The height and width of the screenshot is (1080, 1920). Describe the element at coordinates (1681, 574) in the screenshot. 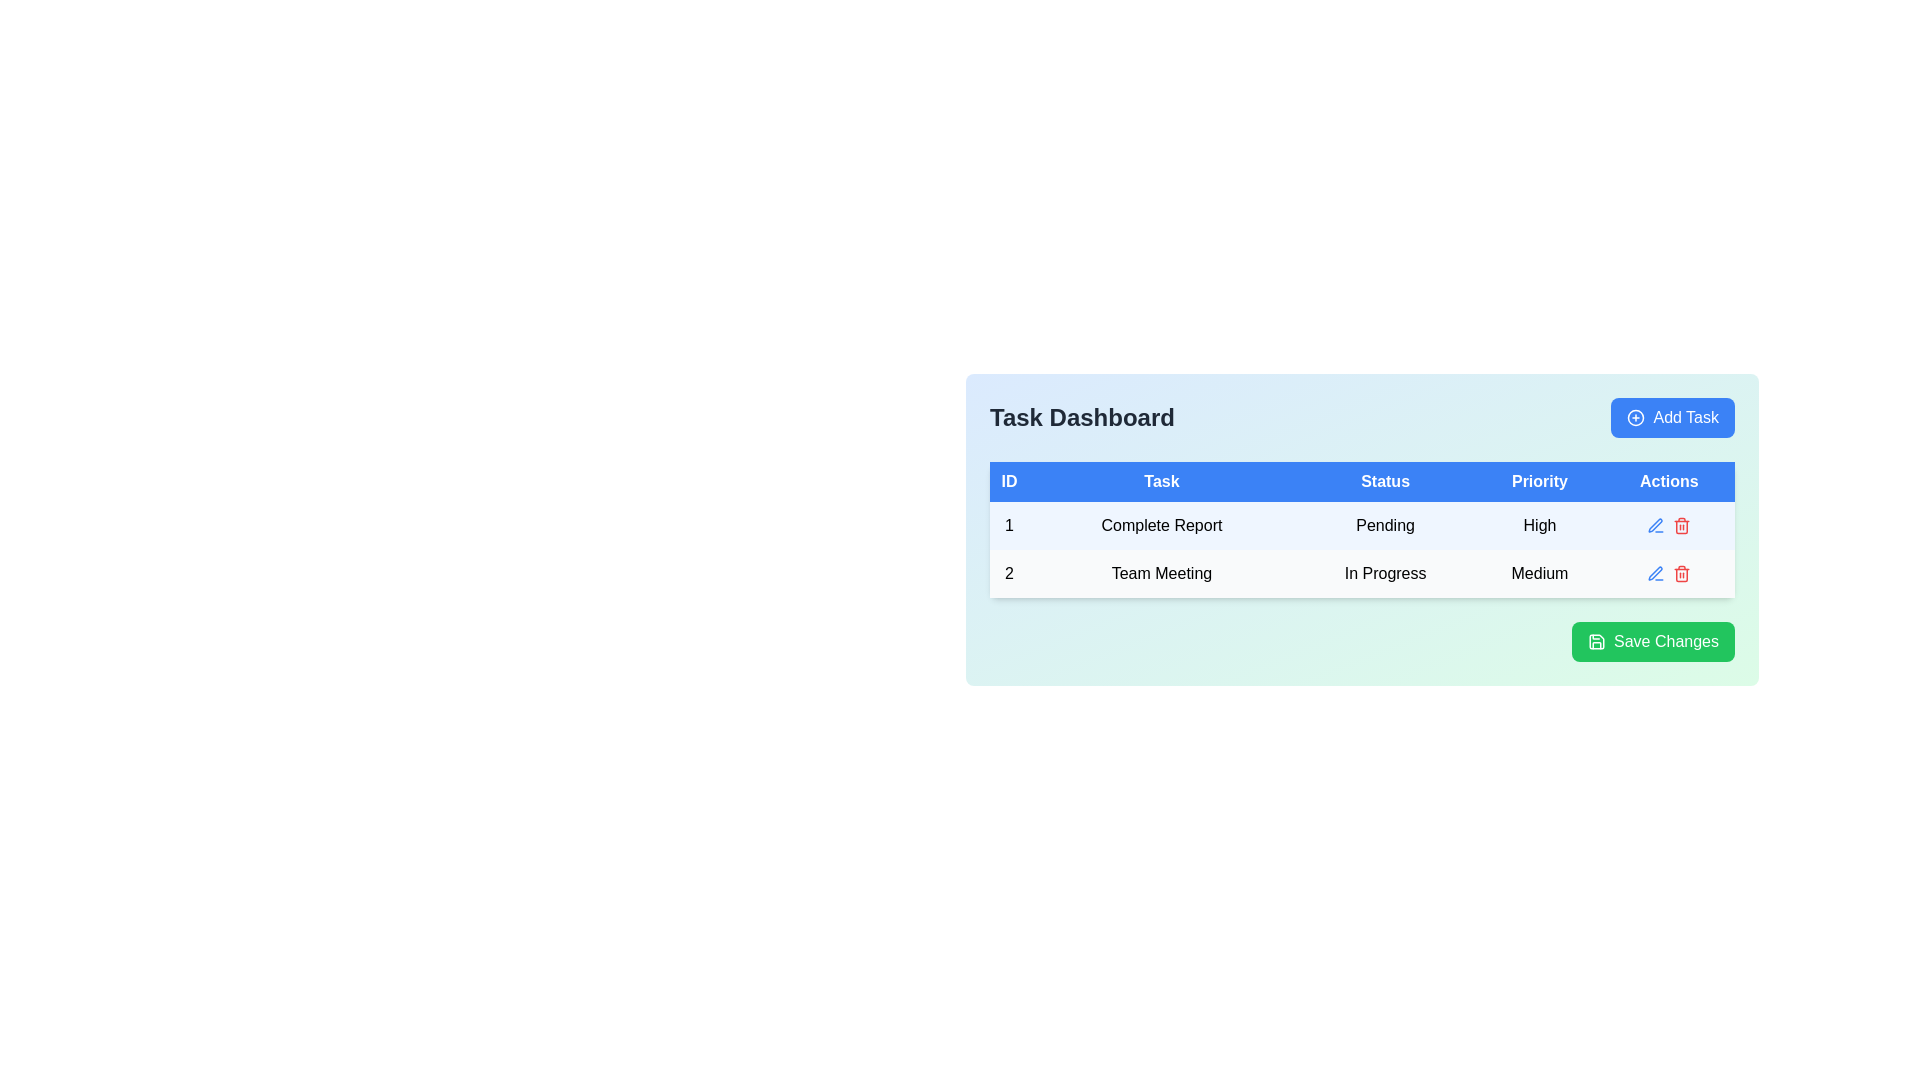

I see `the red trash bin icon` at that location.